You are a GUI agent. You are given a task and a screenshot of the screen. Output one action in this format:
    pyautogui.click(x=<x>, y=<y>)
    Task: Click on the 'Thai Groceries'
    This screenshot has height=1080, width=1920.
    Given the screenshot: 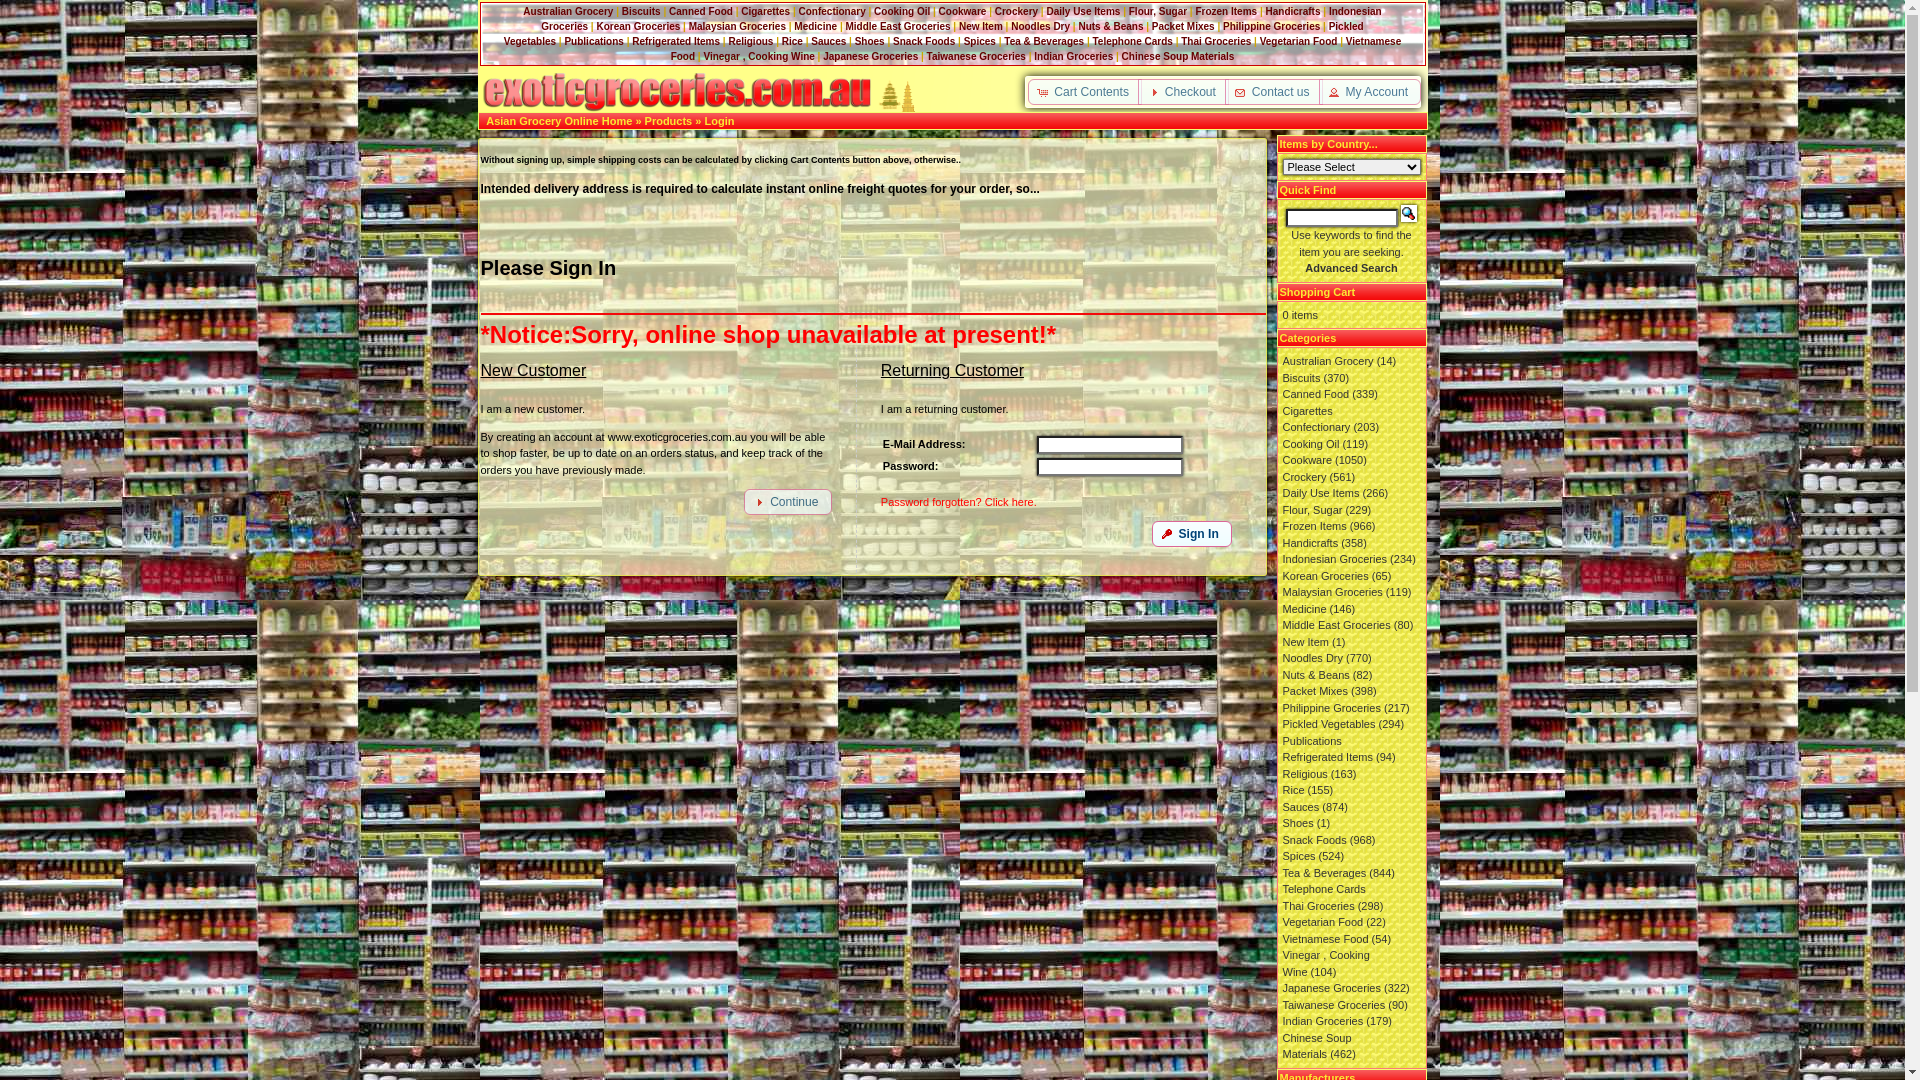 What is the action you would take?
    pyautogui.click(x=1214, y=41)
    